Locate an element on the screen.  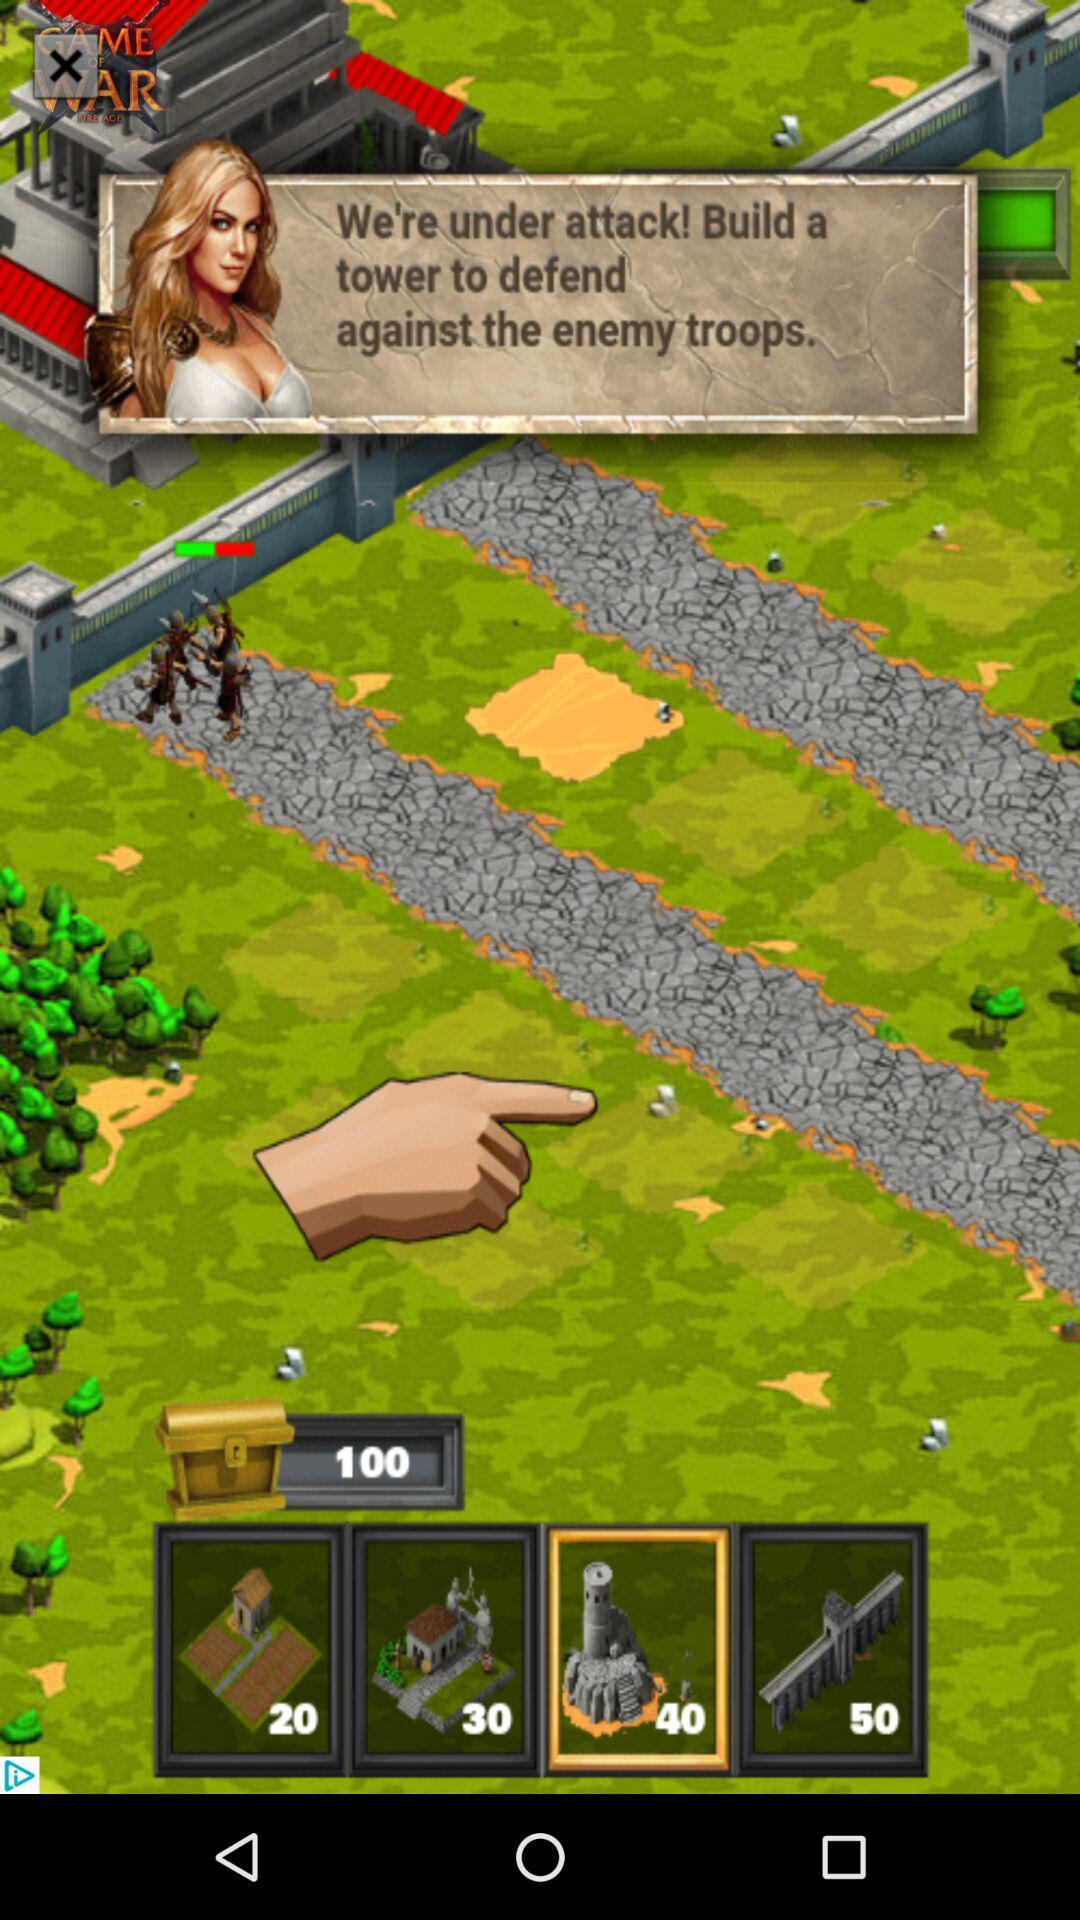
the close icon is located at coordinates (64, 70).